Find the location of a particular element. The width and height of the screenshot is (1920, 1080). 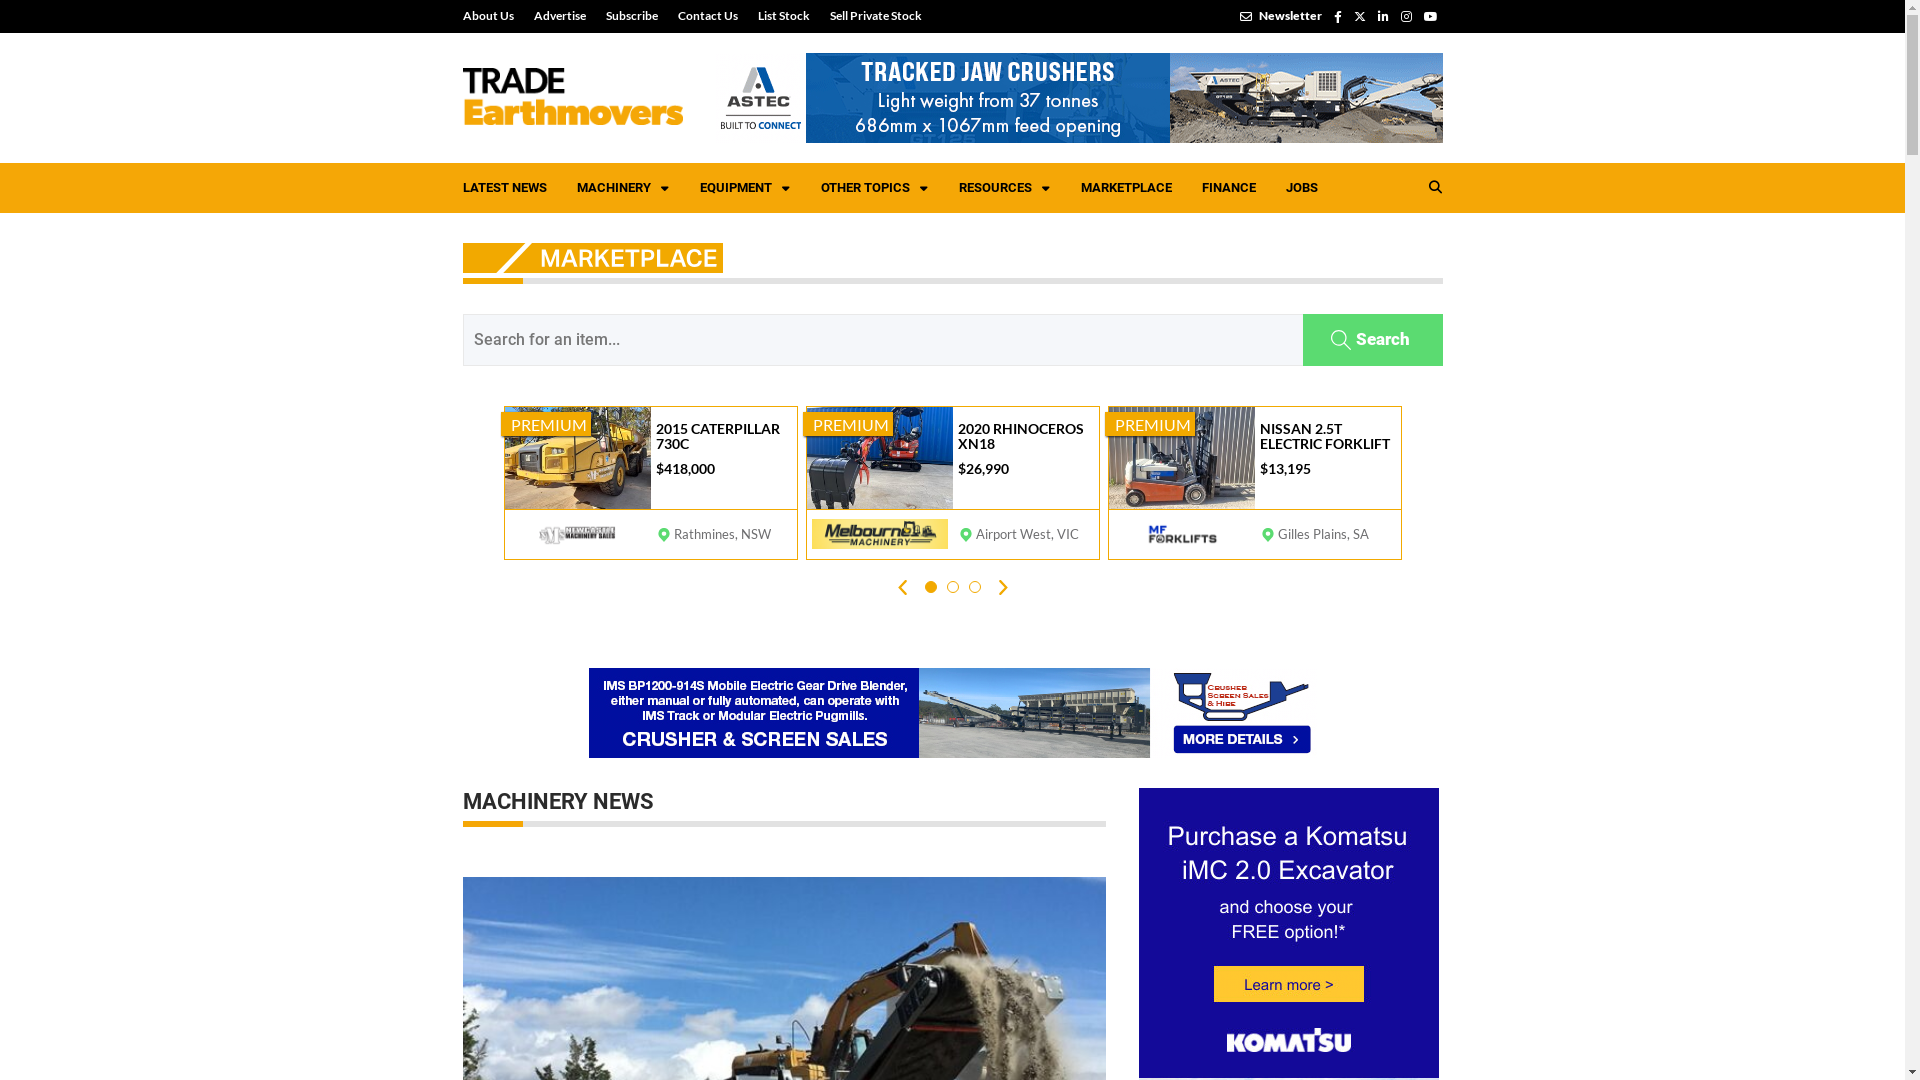

'Subscribe' is located at coordinates (631, 15).